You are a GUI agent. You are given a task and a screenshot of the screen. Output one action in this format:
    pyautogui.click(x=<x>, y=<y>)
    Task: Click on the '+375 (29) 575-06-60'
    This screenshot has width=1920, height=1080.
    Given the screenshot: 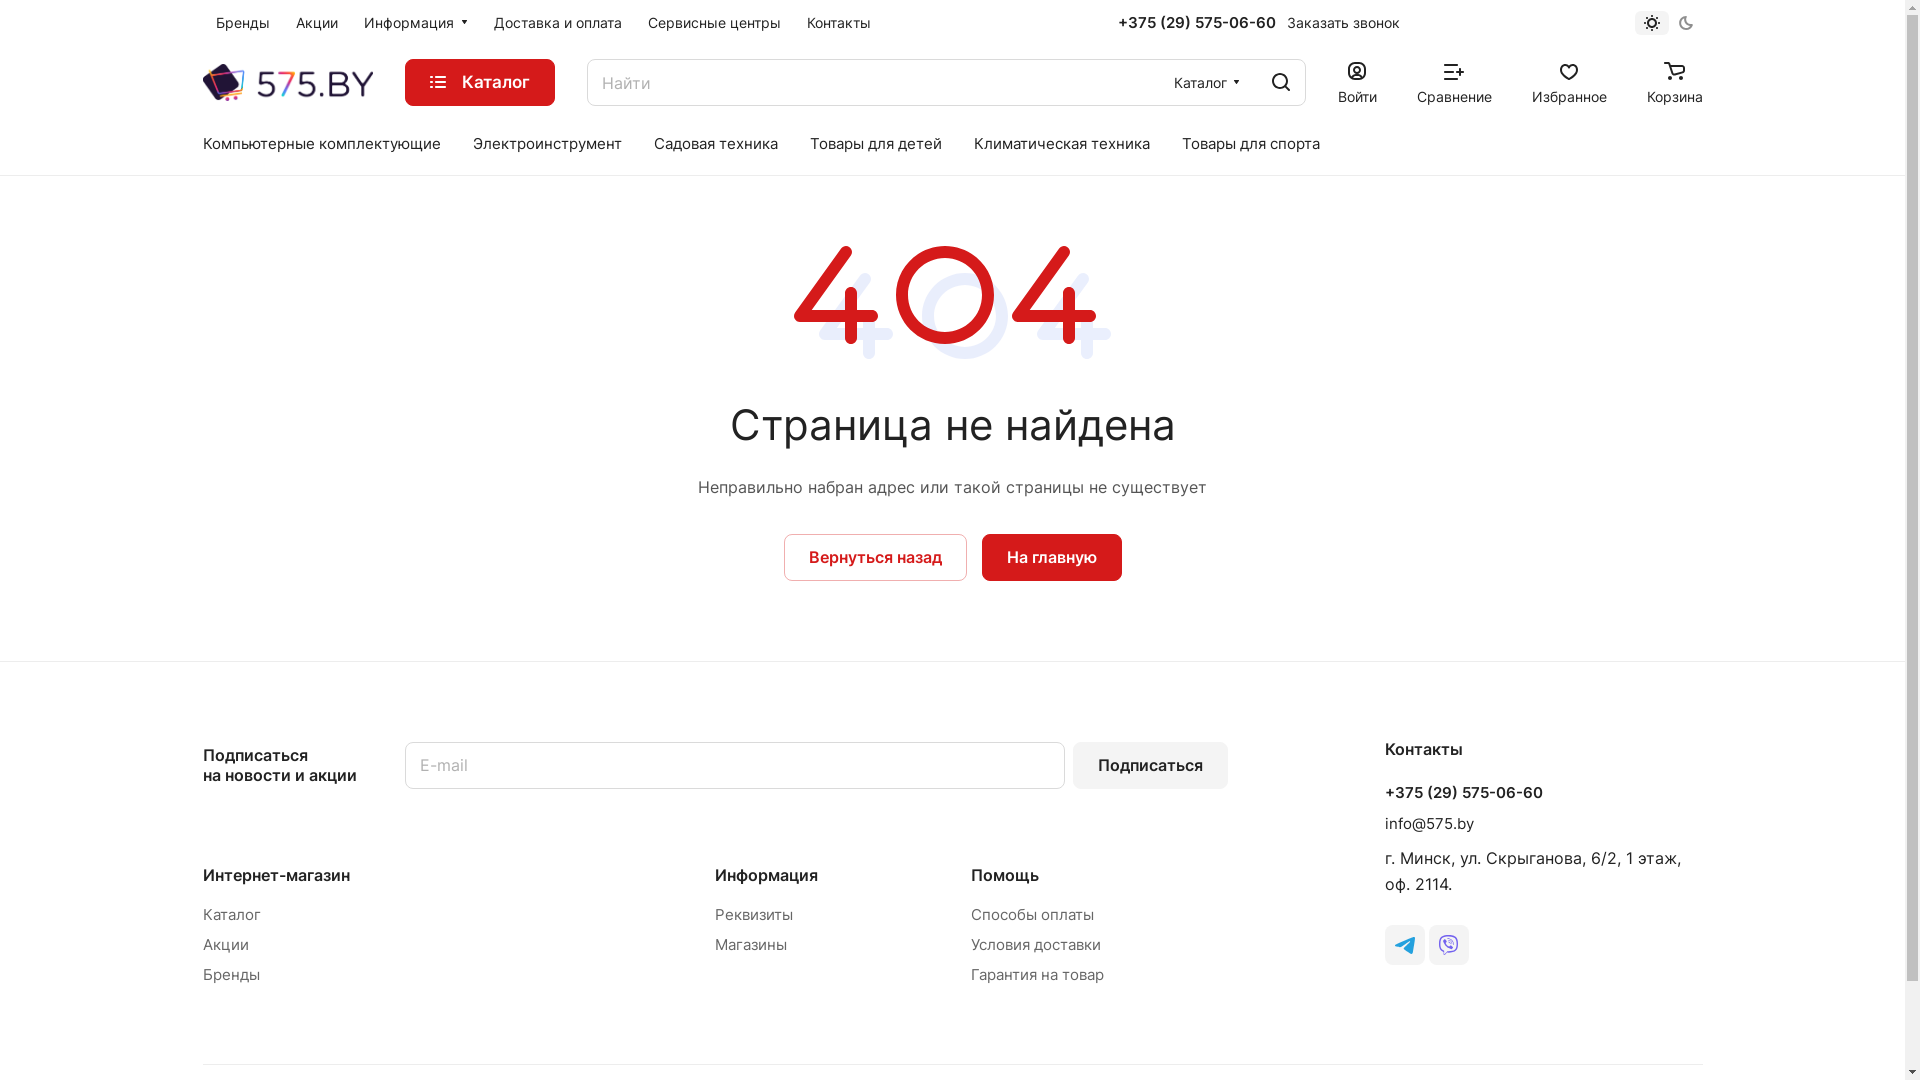 What is the action you would take?
    pyautogui.click(x=1382, y=792)
    